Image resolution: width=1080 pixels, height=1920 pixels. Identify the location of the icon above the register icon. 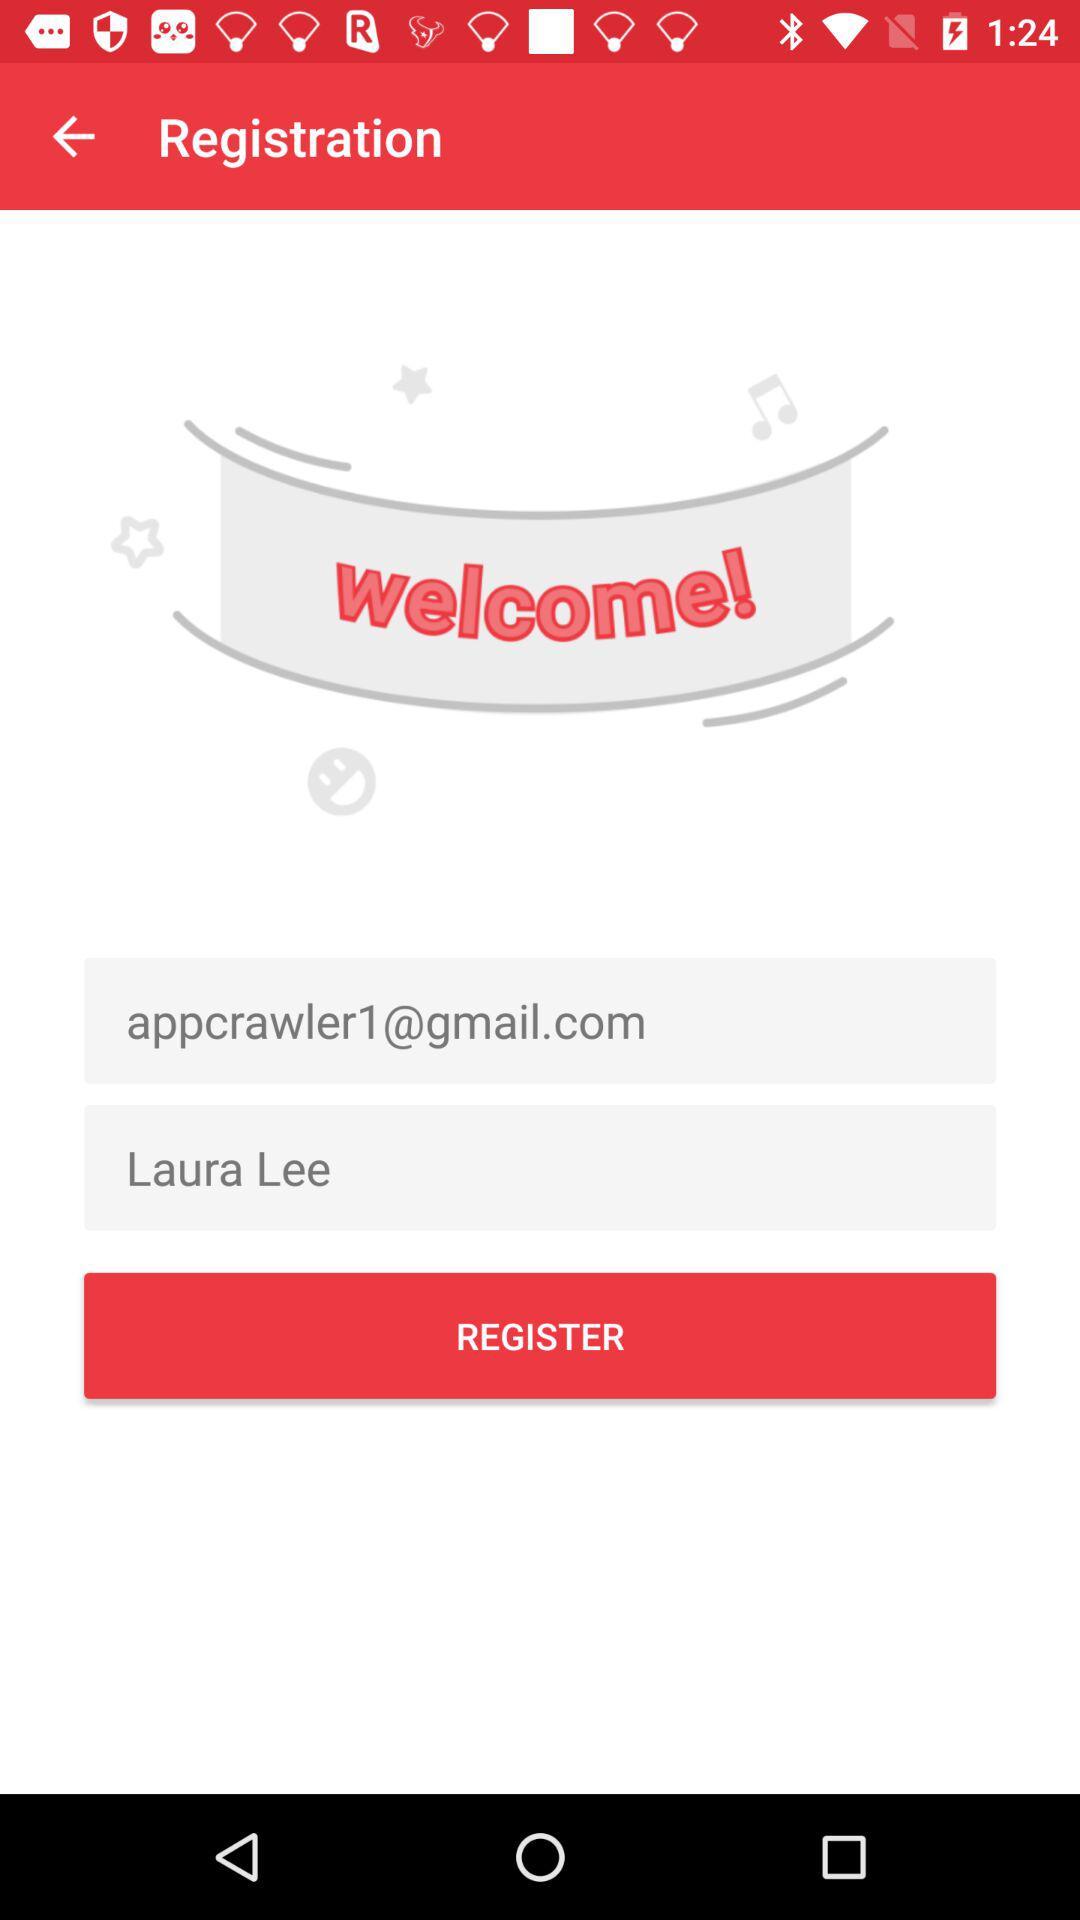
(540, 1167).